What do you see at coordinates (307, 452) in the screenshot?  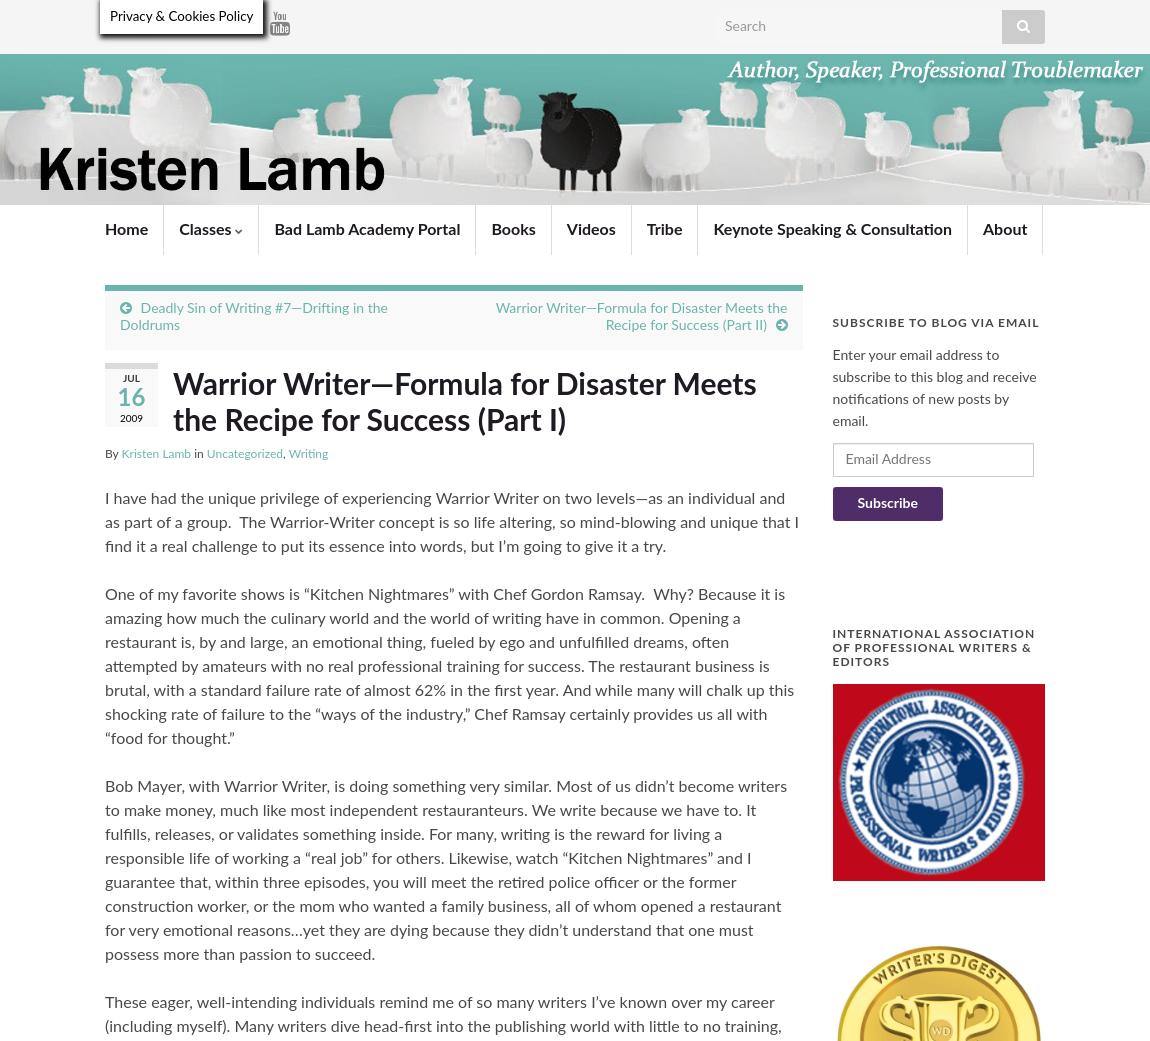 I see `'Writing'` at bounding box center [307, 452].